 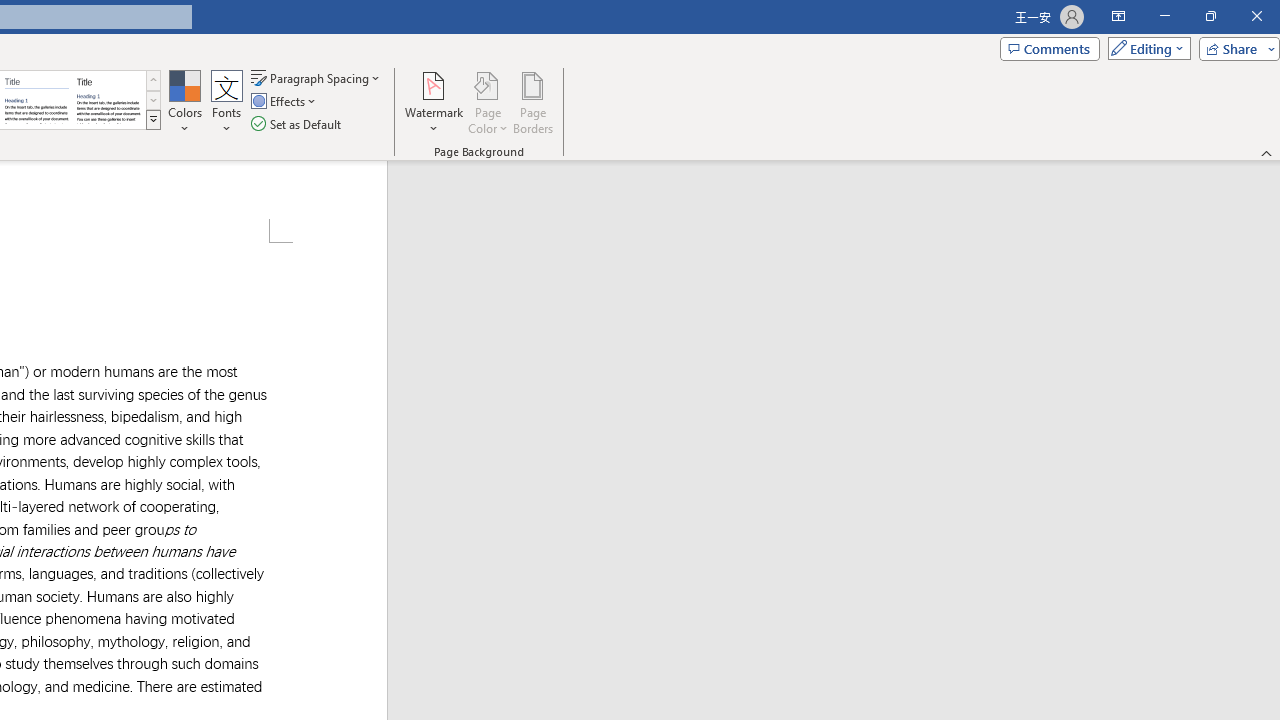 I want to click on 'Close', so click(x=1255, y=16).